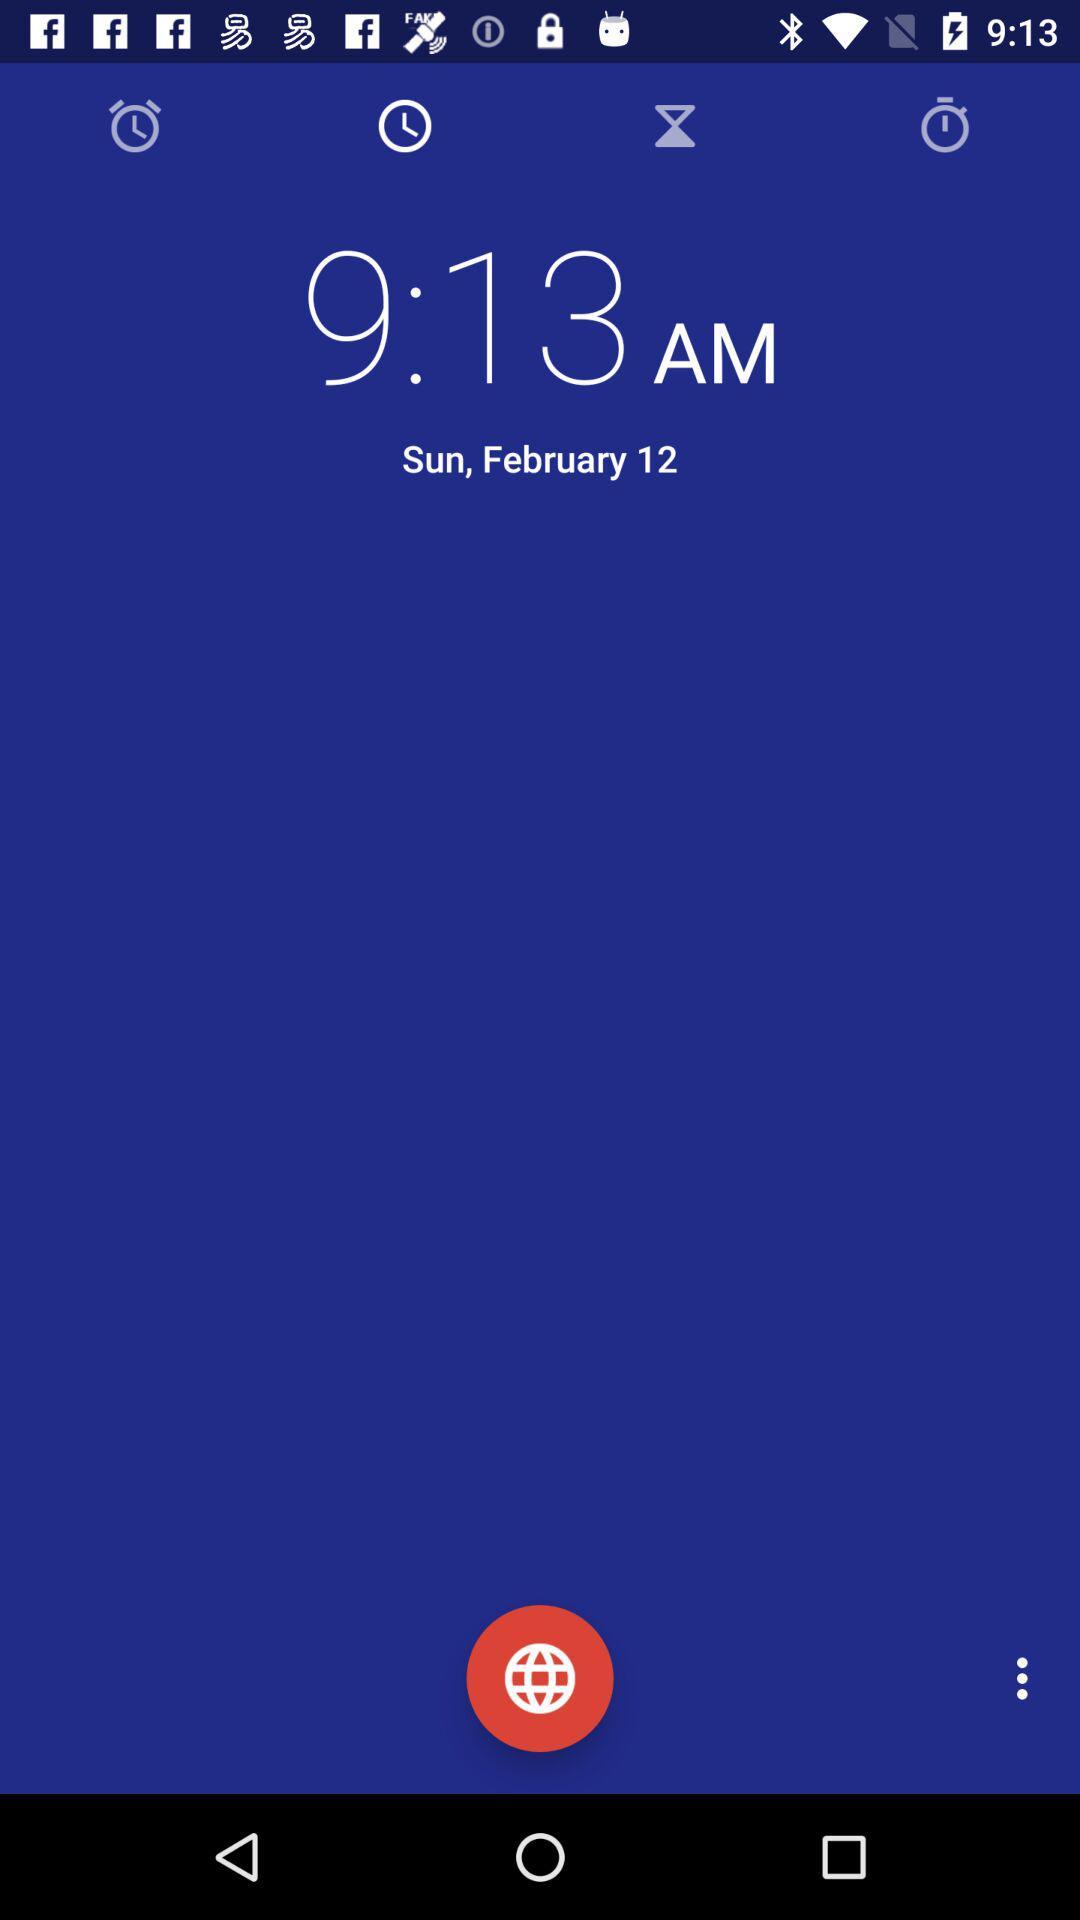  What do you see at coordinates (540, 457) in the screenshot?
I see `the sun, february 12 item` at bounding box center [540, 457].